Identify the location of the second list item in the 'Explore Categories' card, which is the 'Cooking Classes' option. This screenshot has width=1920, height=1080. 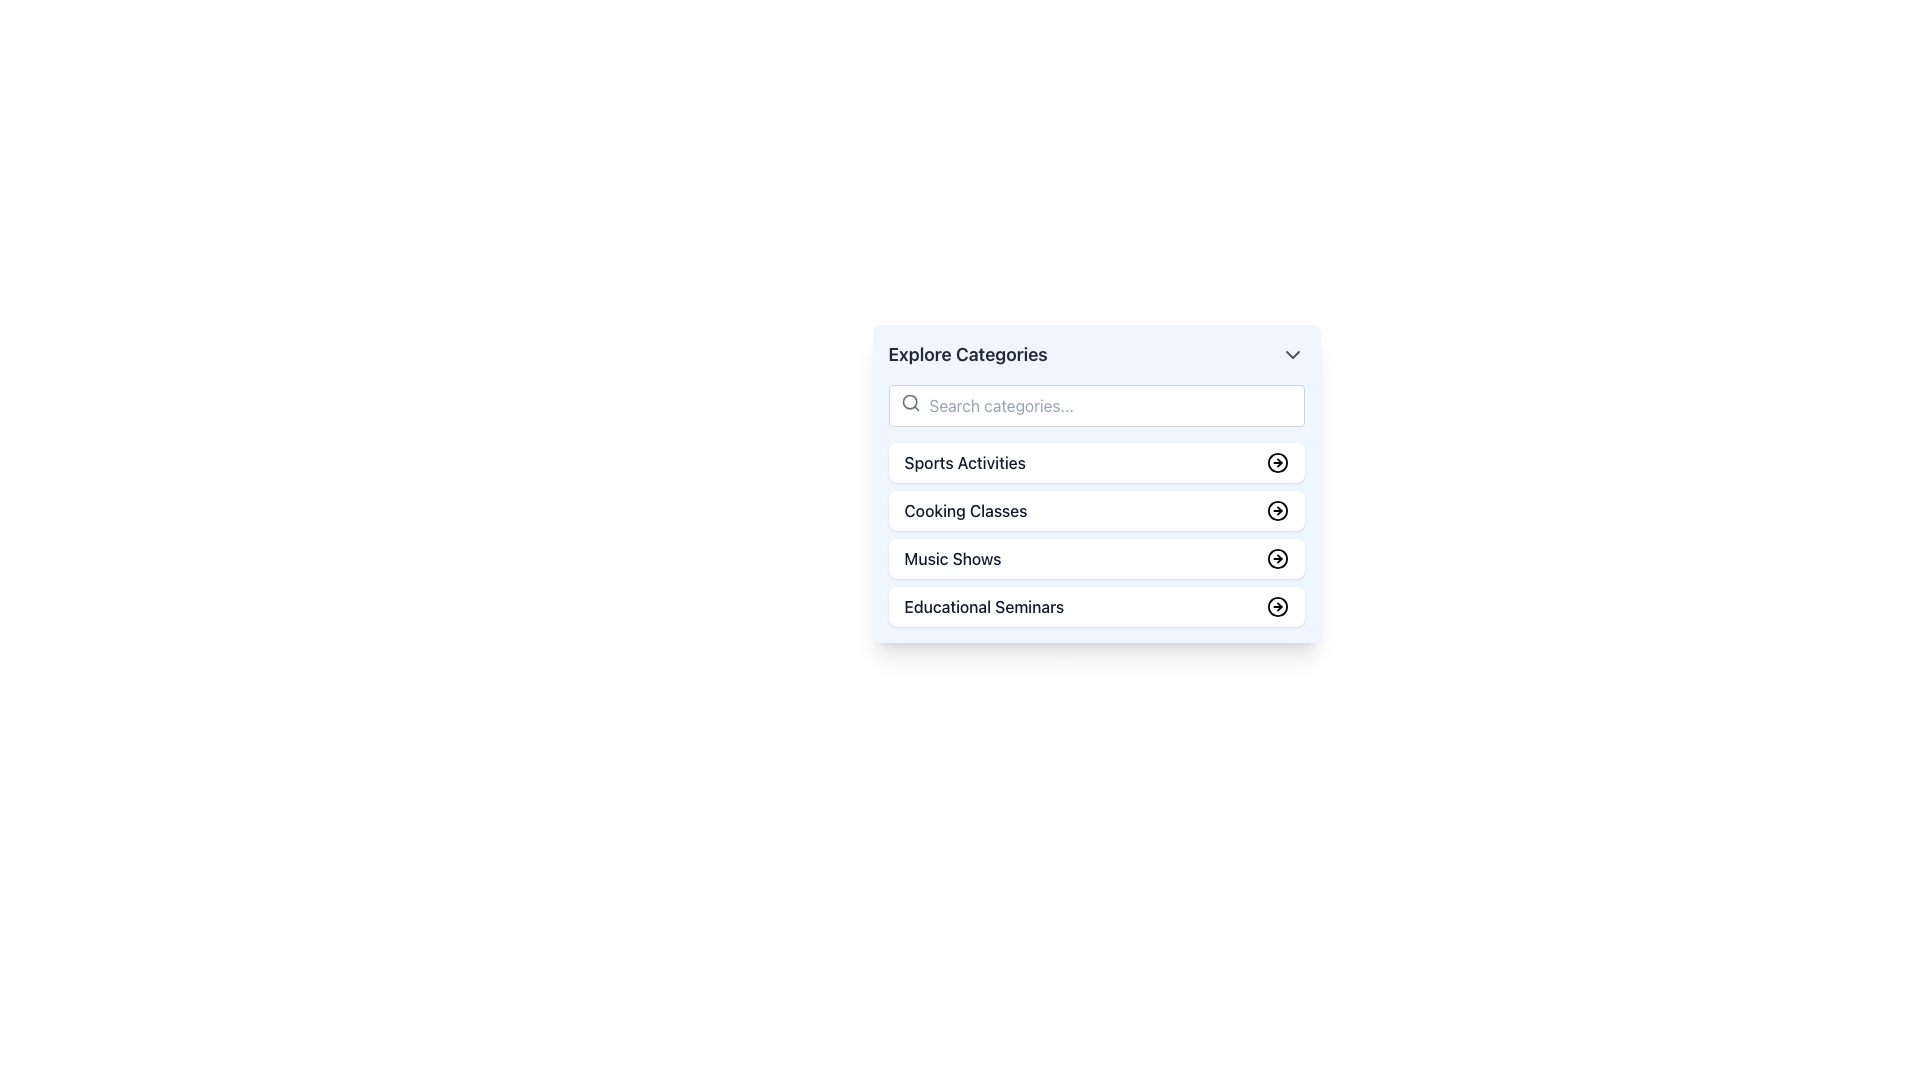
(1095, 534).